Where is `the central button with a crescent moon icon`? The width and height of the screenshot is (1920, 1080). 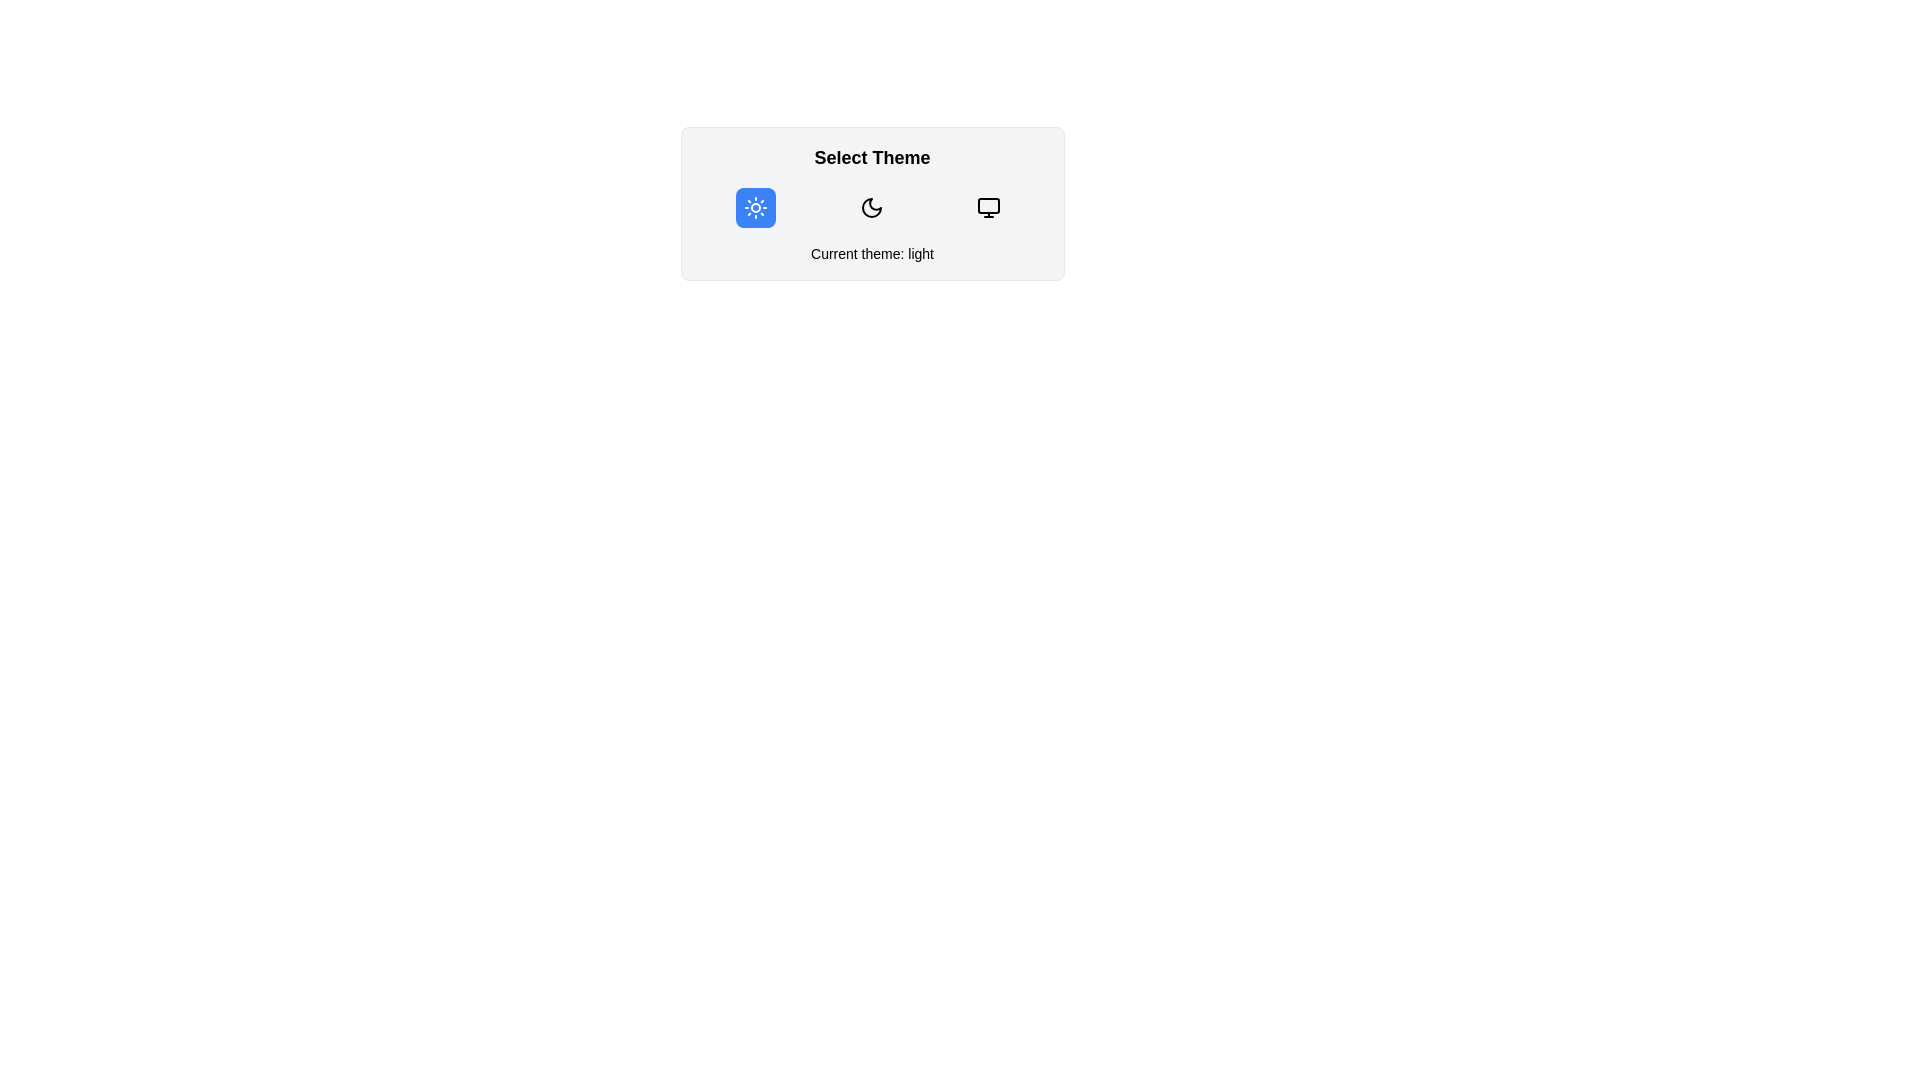 the central button with a crescent moon icon is located at coordinates (872, 208).